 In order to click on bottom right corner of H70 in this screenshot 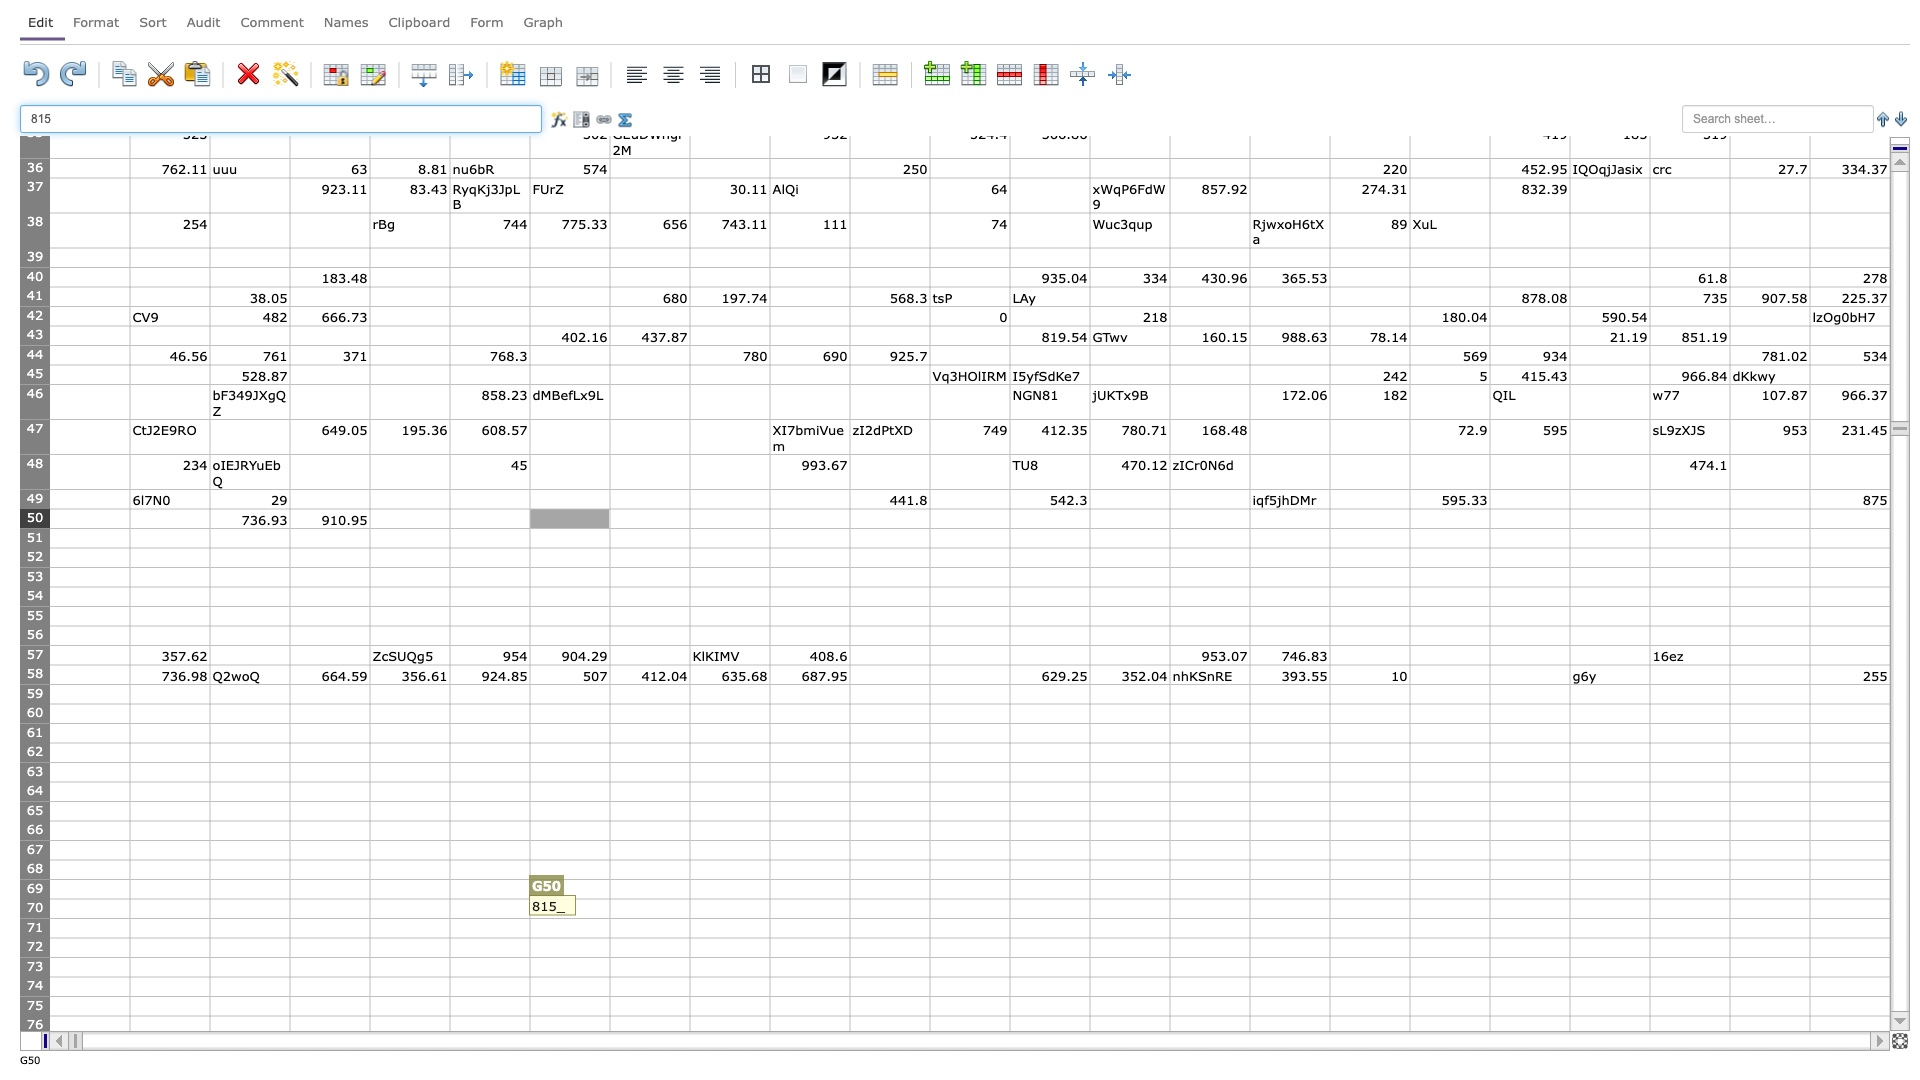, I will do `click(690, 918)`.